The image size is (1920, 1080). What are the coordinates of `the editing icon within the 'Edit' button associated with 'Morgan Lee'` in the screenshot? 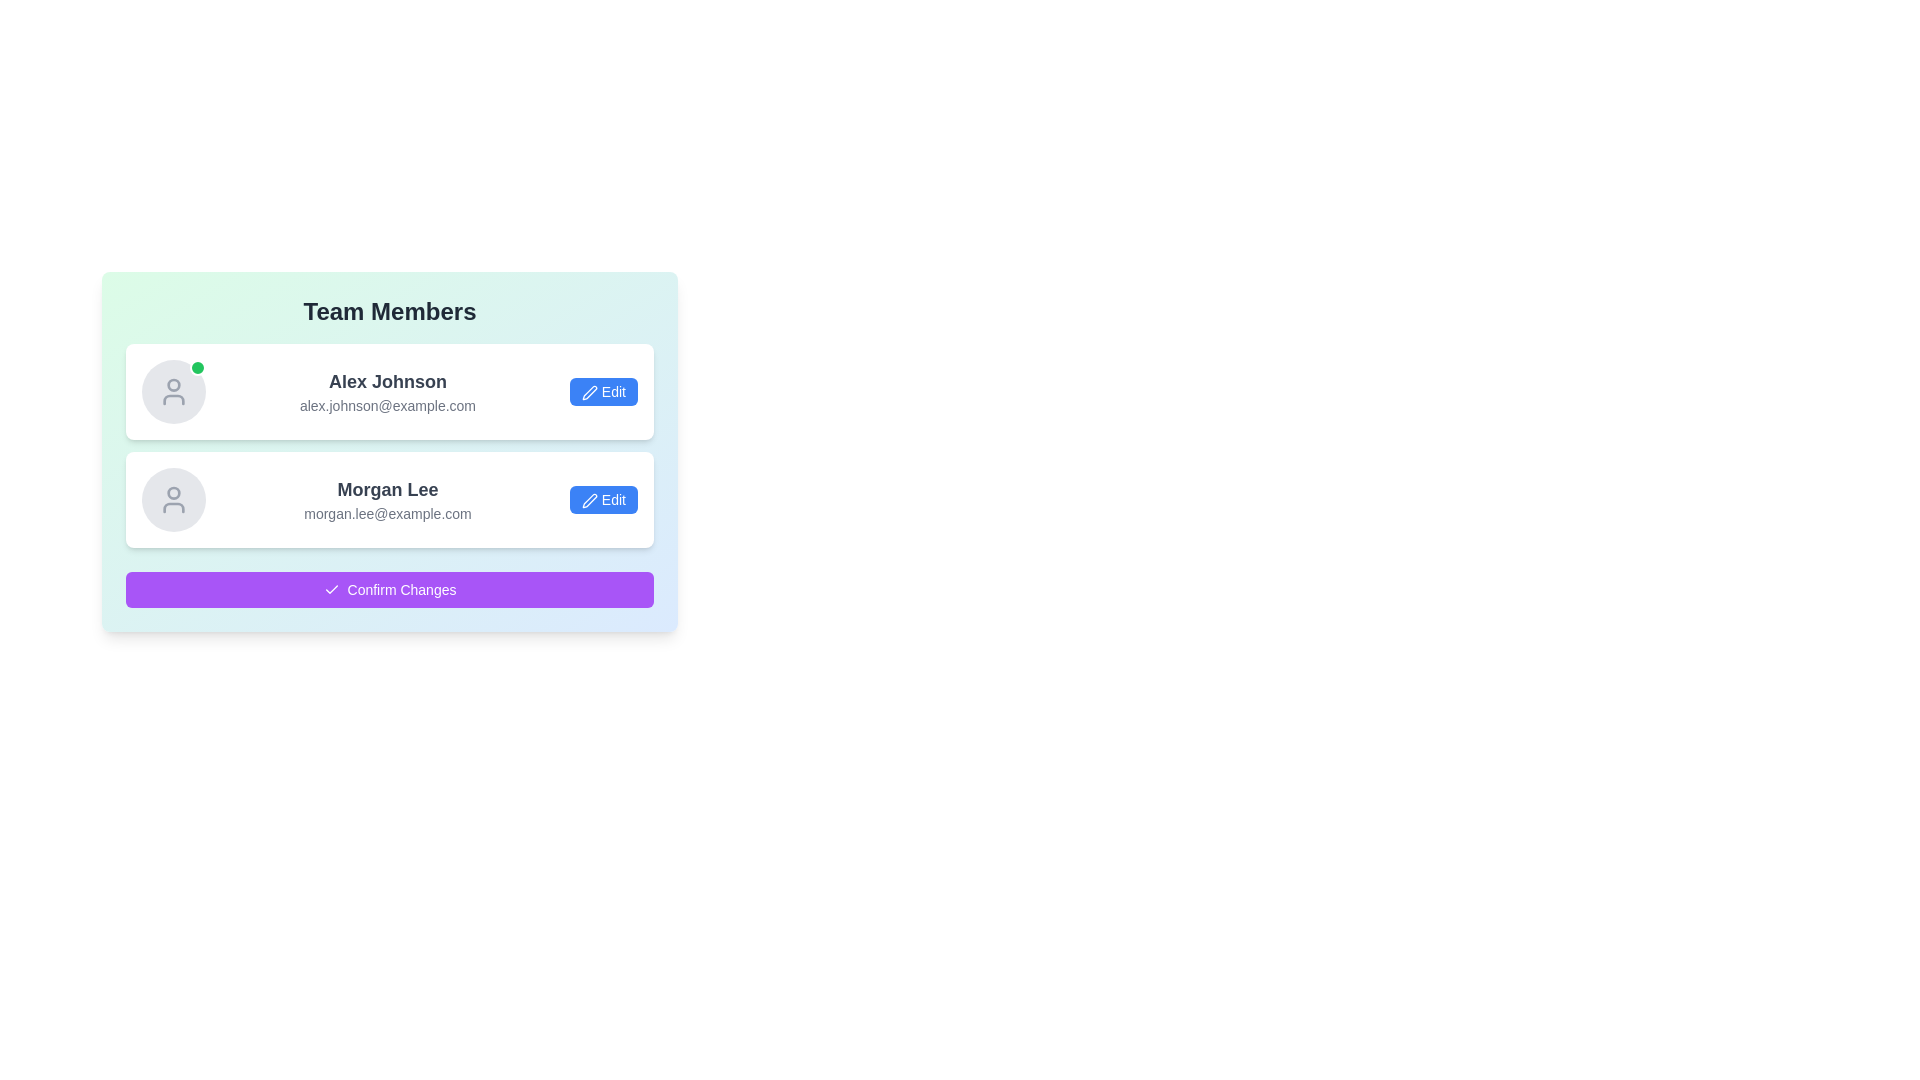 It's located at (589, 500).